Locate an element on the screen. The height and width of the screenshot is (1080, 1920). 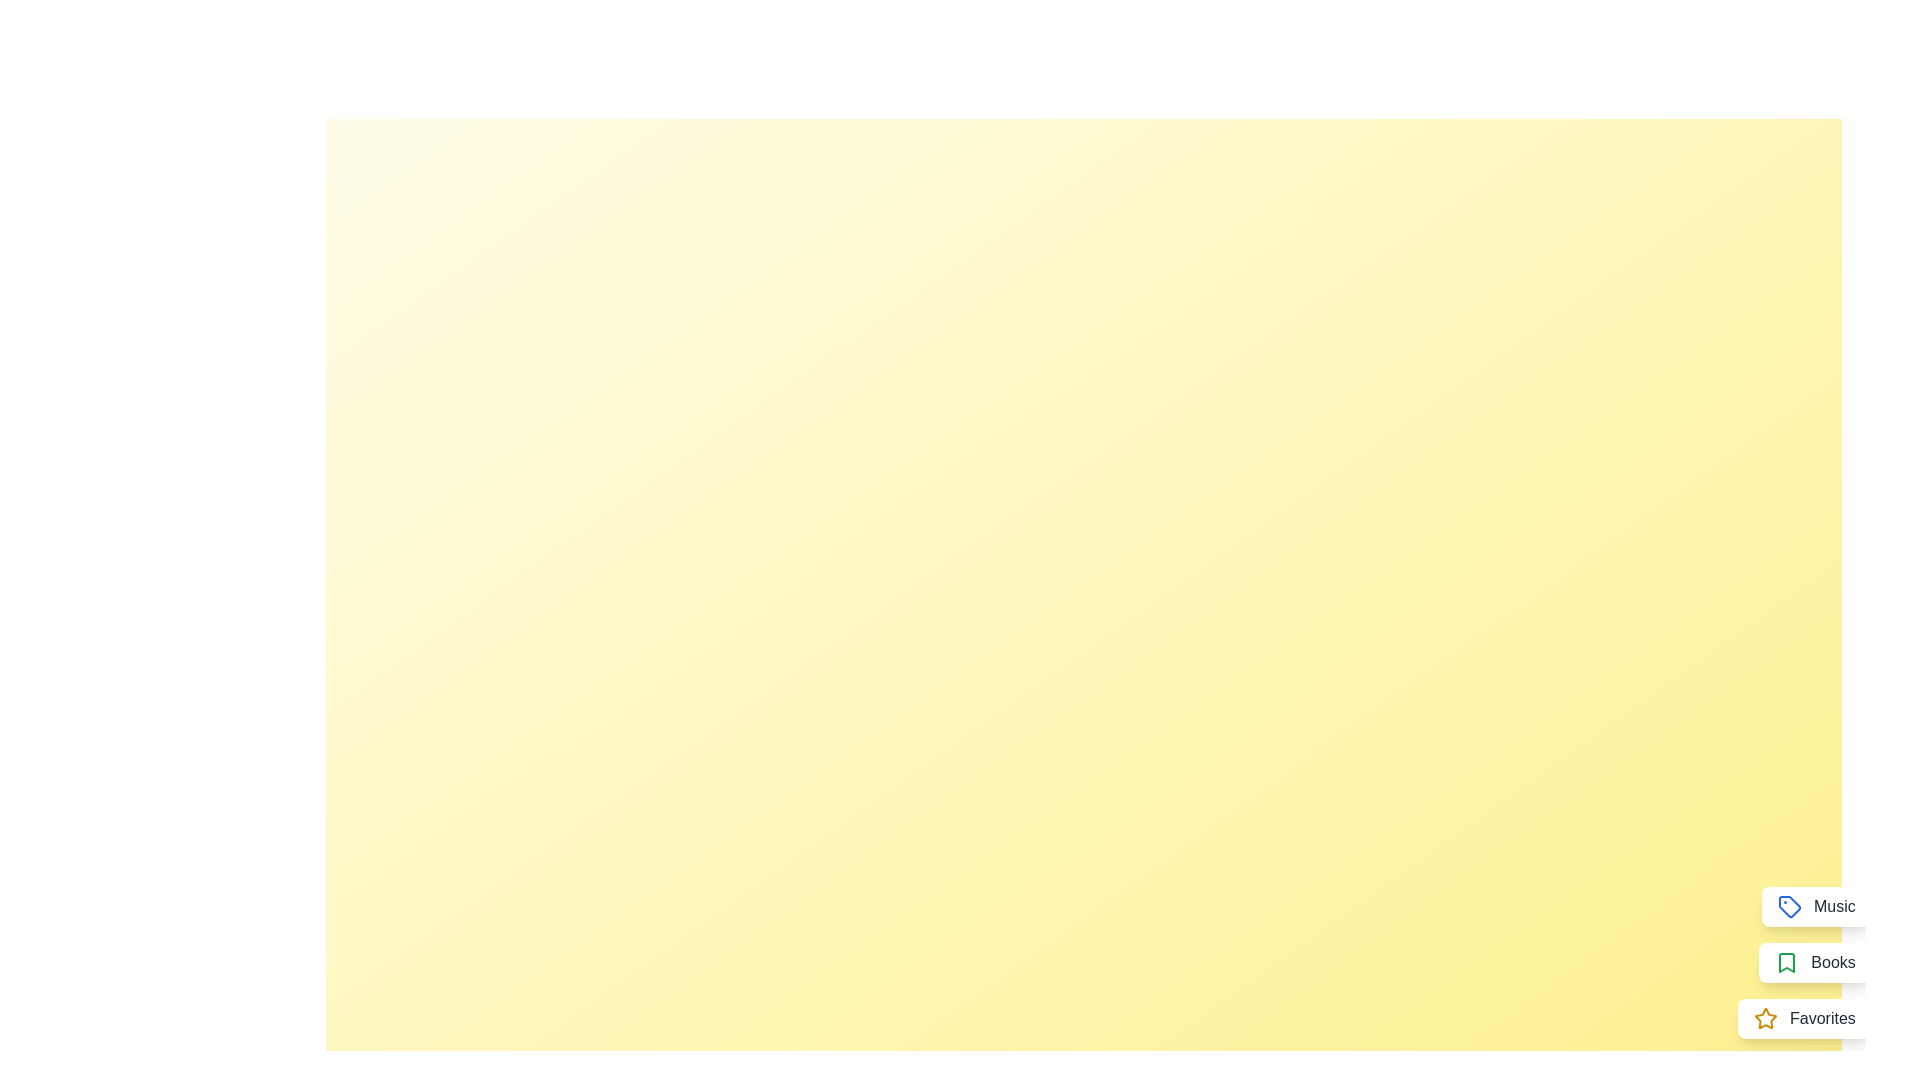
the 'Books' menu item is located at coordinates (1815, 962).